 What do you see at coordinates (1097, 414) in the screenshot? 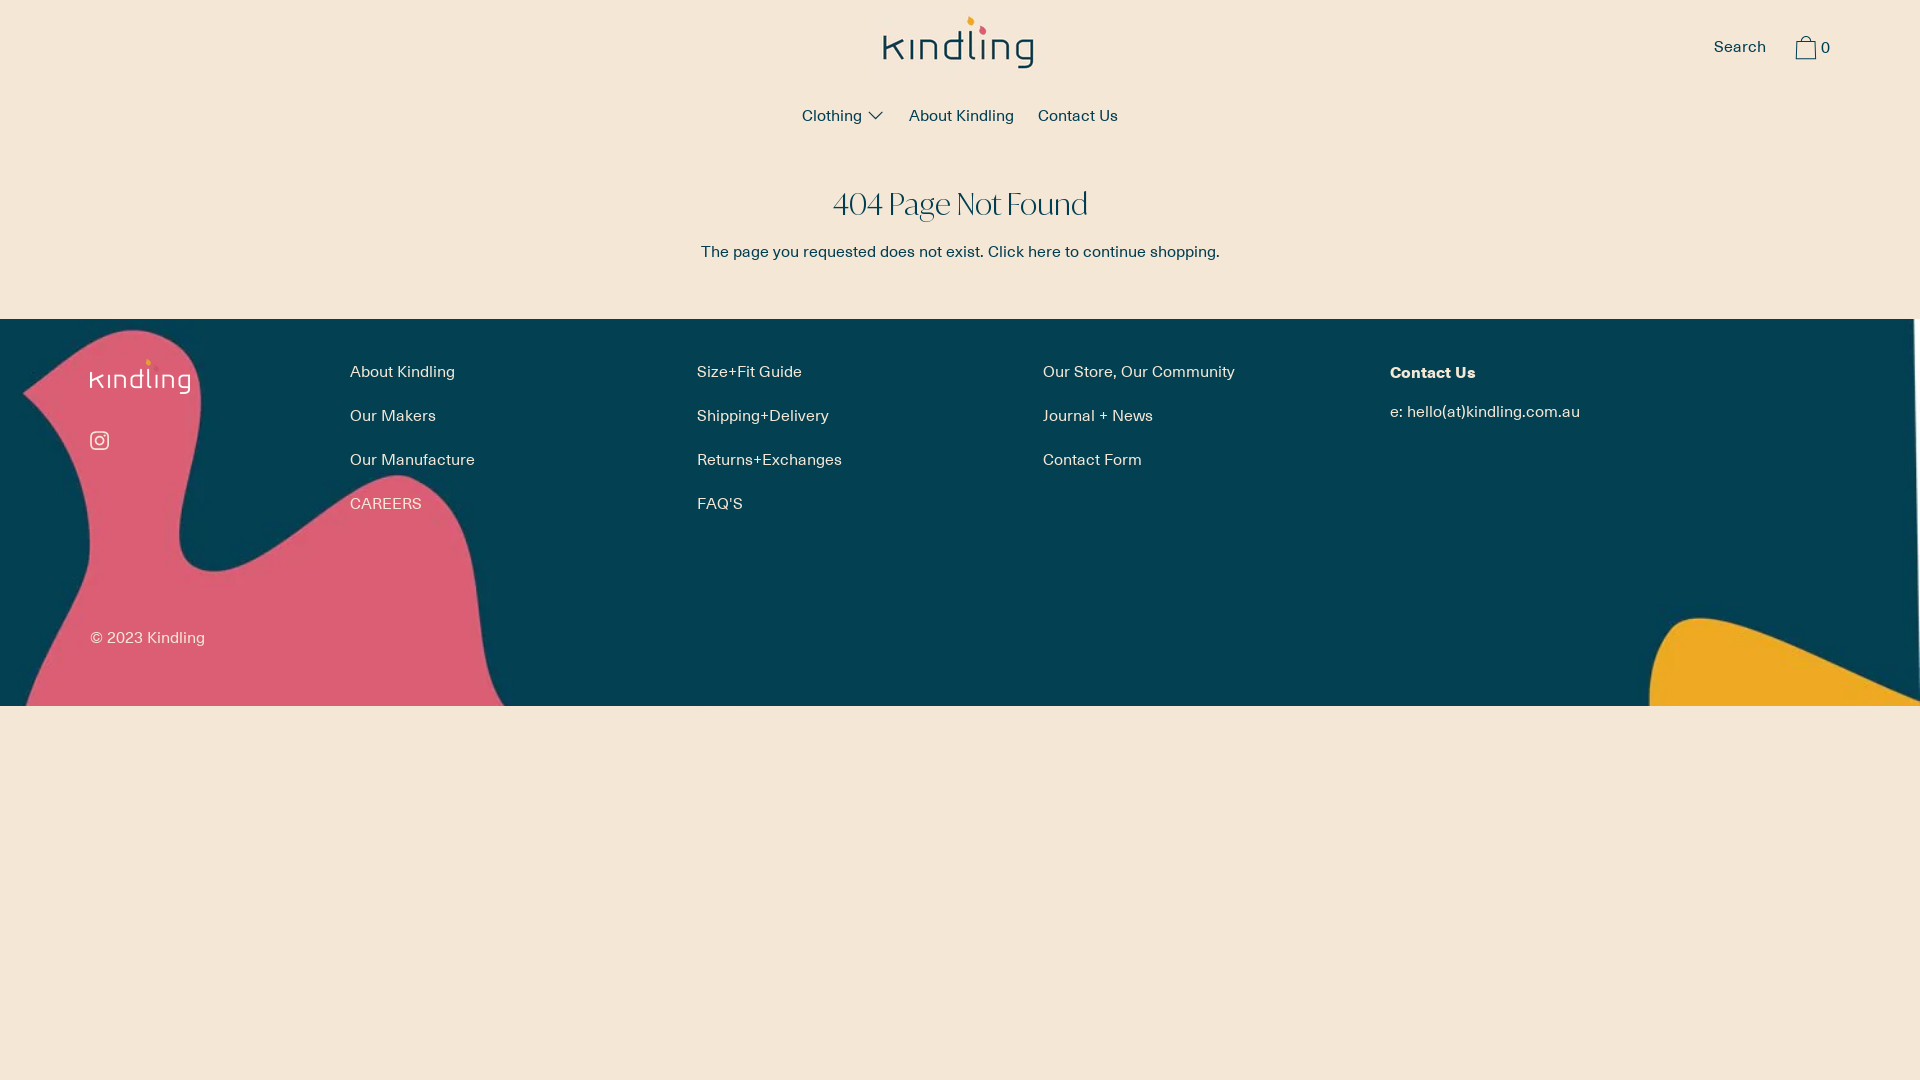
I see `'Journal + News'` at bounding box center [1097, 414].